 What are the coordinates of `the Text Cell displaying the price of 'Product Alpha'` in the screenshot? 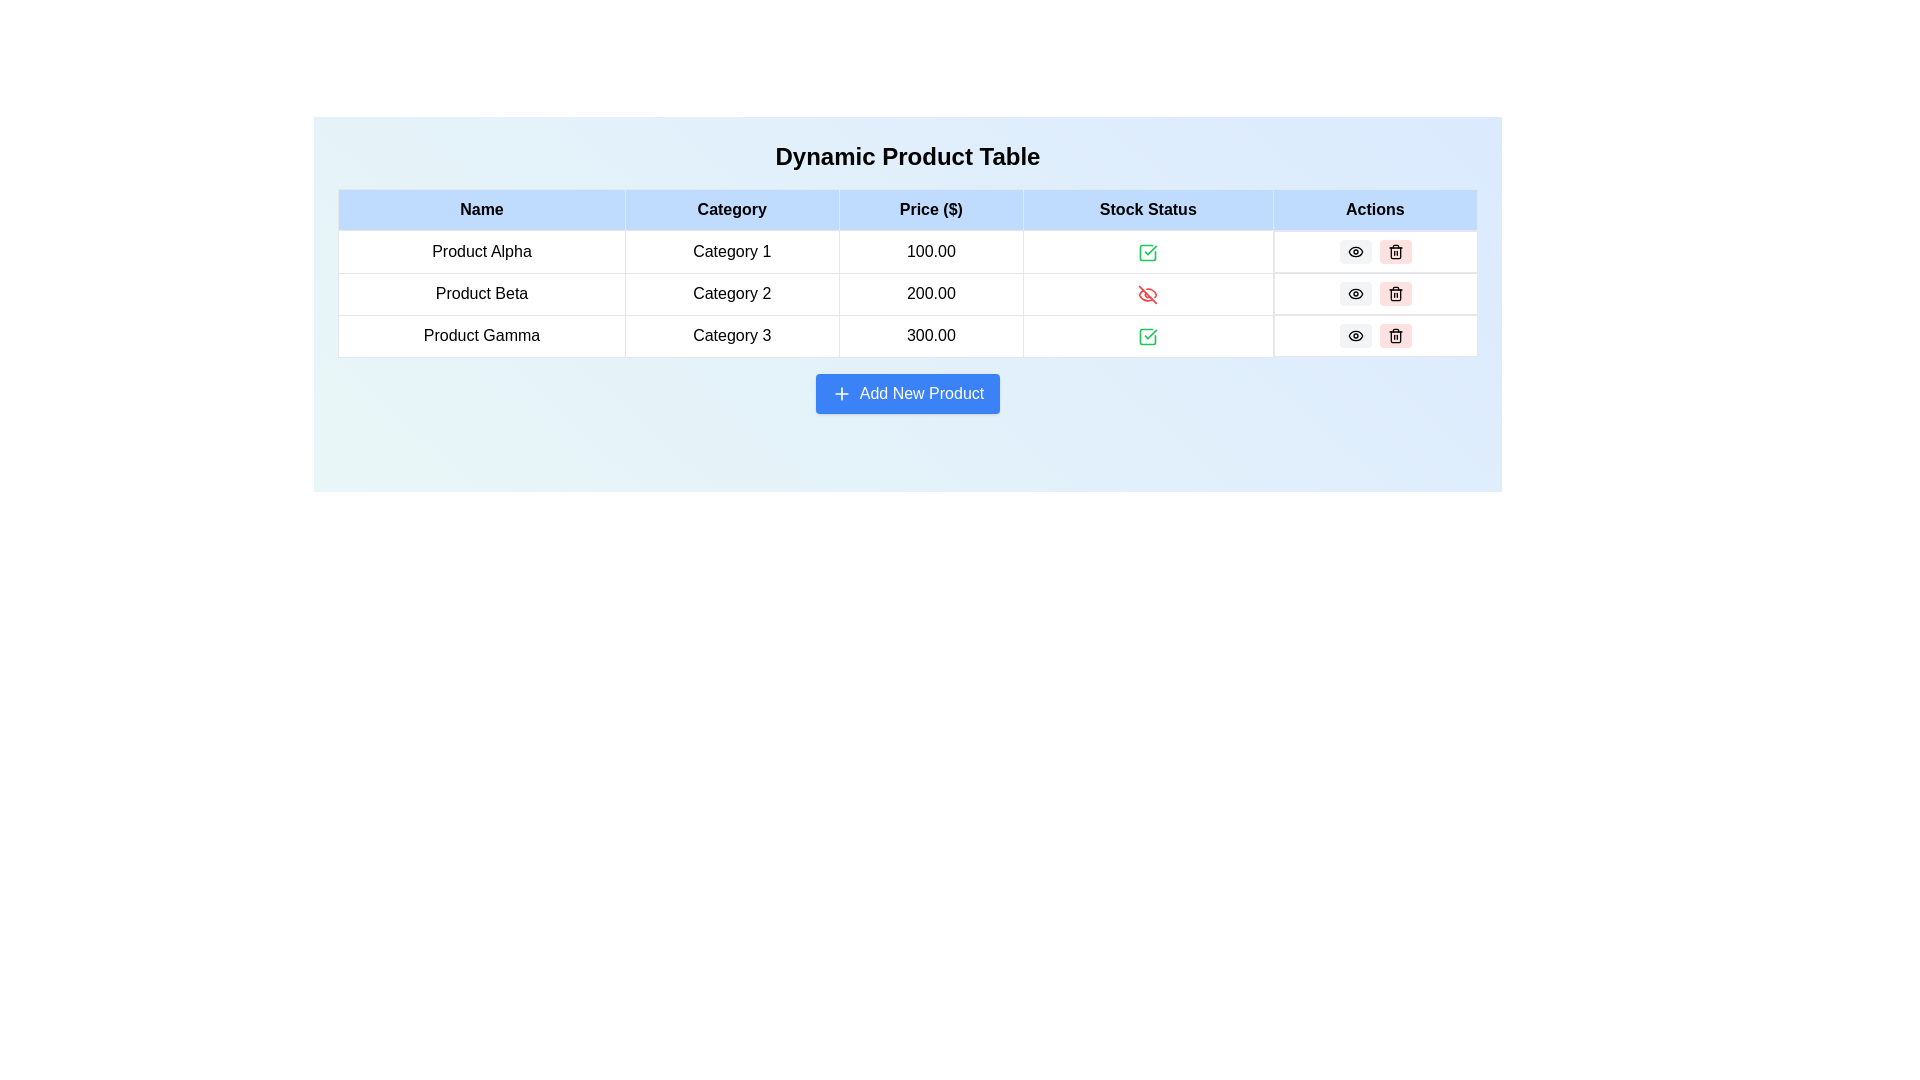 It's located at (930, 250).